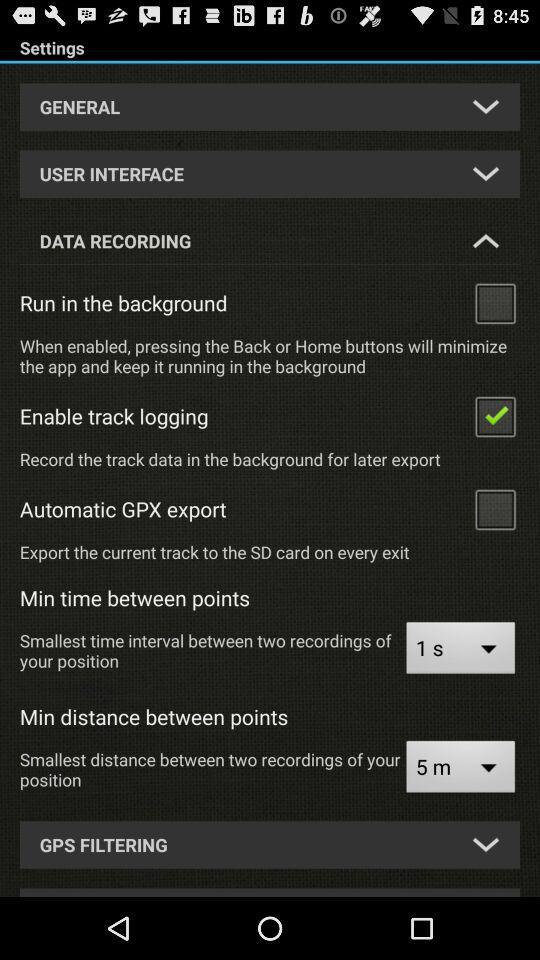 Image resolution: width=540 pixels, height=960 pixels. Describe the element at coordinates (494, 414) in the screenshot. I see `option` at that location.